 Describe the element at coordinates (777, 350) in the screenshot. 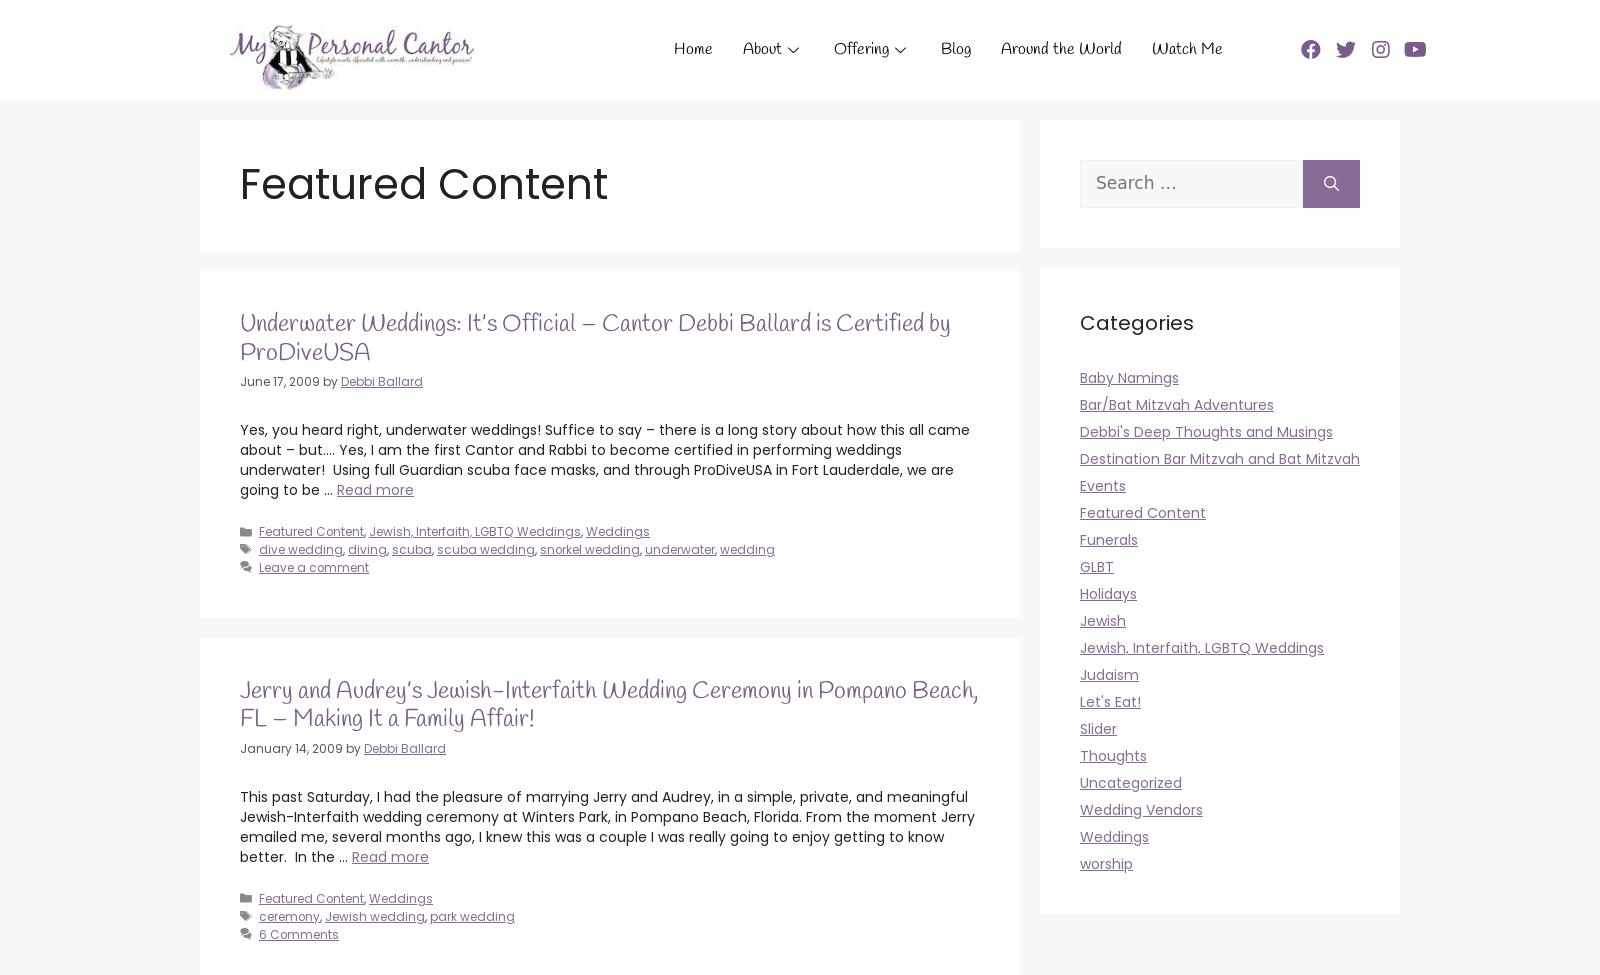

I see `'My Calendar'` at that location.